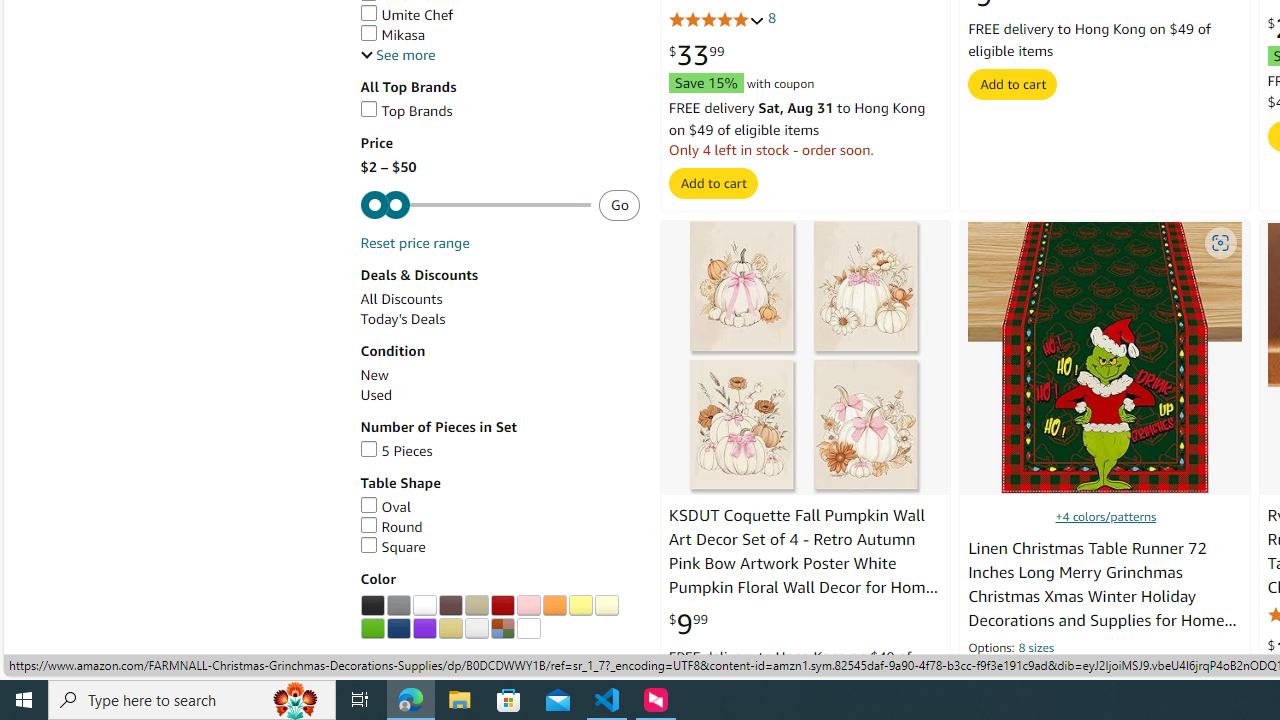 The height and width of the screenshot is (720, 1280). I want to click on 'AutomationID: p_n_feature_twenty_browse-bin/3254099011', so click(398, 604).